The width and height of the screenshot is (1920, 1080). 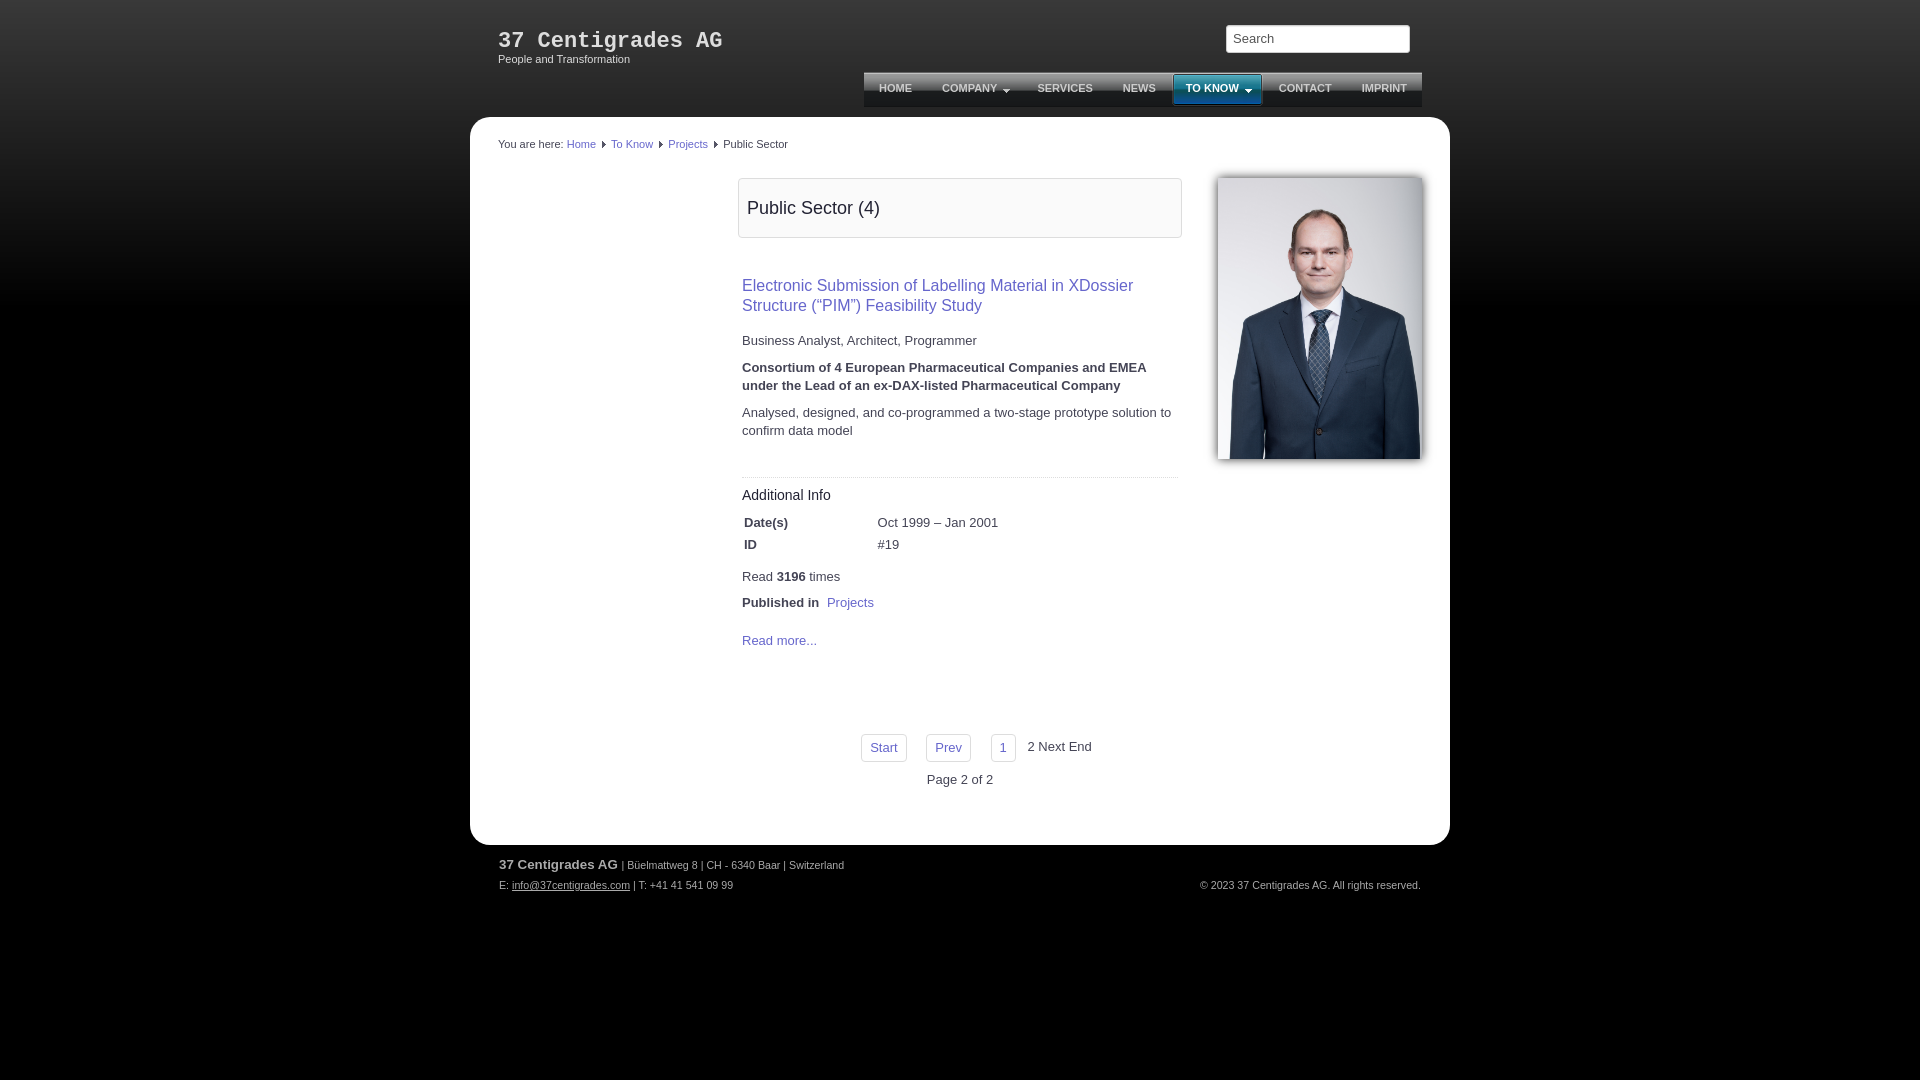 I want to click on 'TO KNOW', so click(x=1216, y=88).